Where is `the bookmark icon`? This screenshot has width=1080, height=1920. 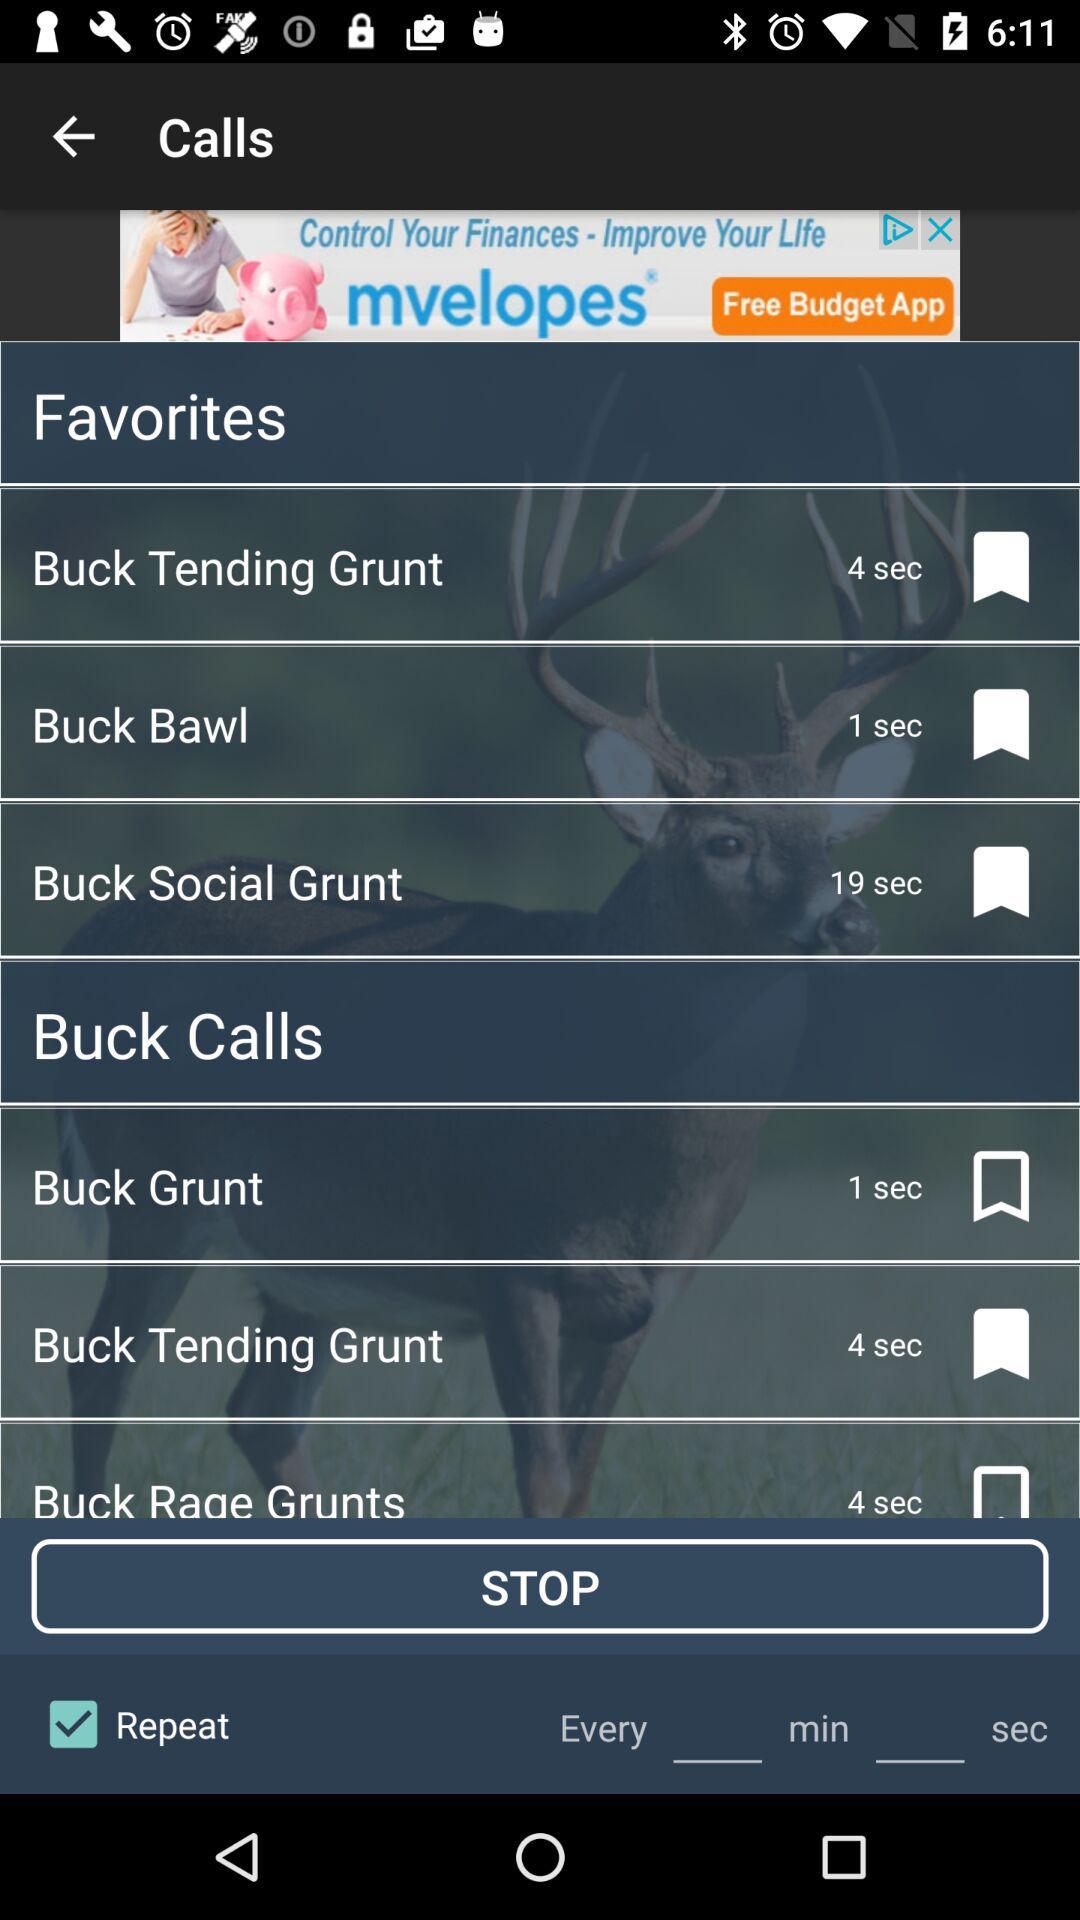
the bookmark icon is located at coordinates (984, 565).